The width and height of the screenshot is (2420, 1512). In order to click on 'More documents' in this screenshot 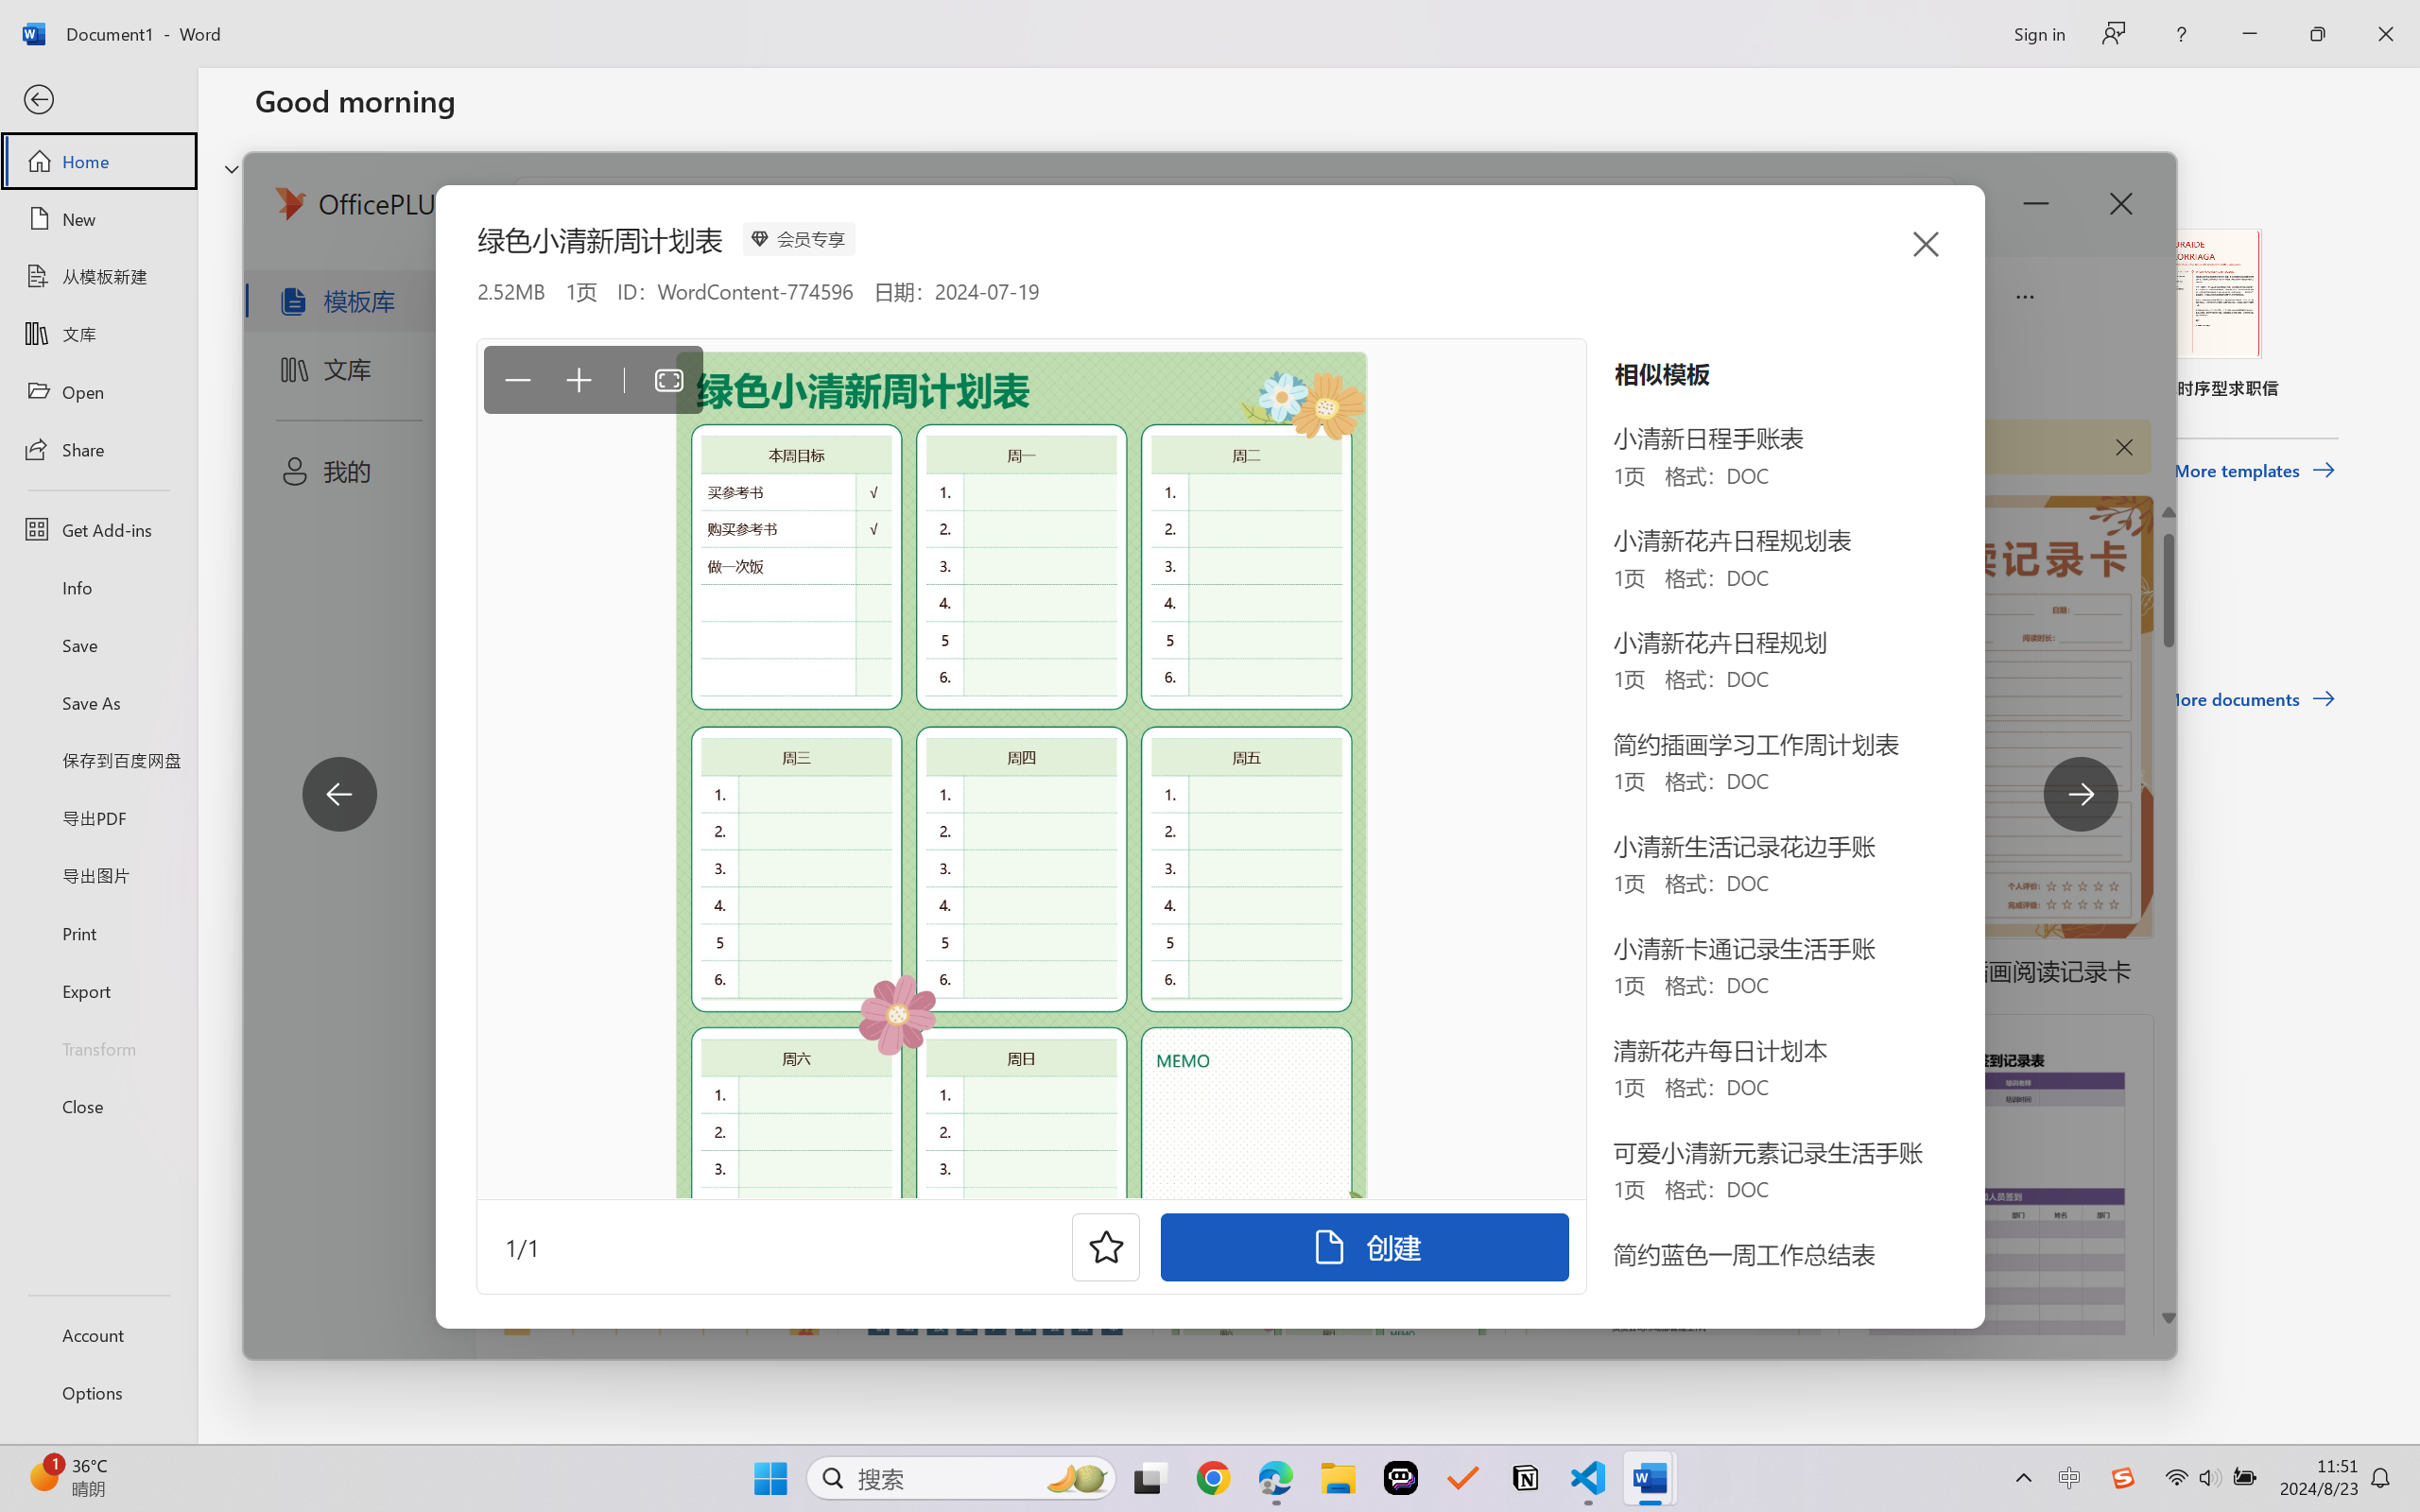, I will do `click(2249, 698)`.